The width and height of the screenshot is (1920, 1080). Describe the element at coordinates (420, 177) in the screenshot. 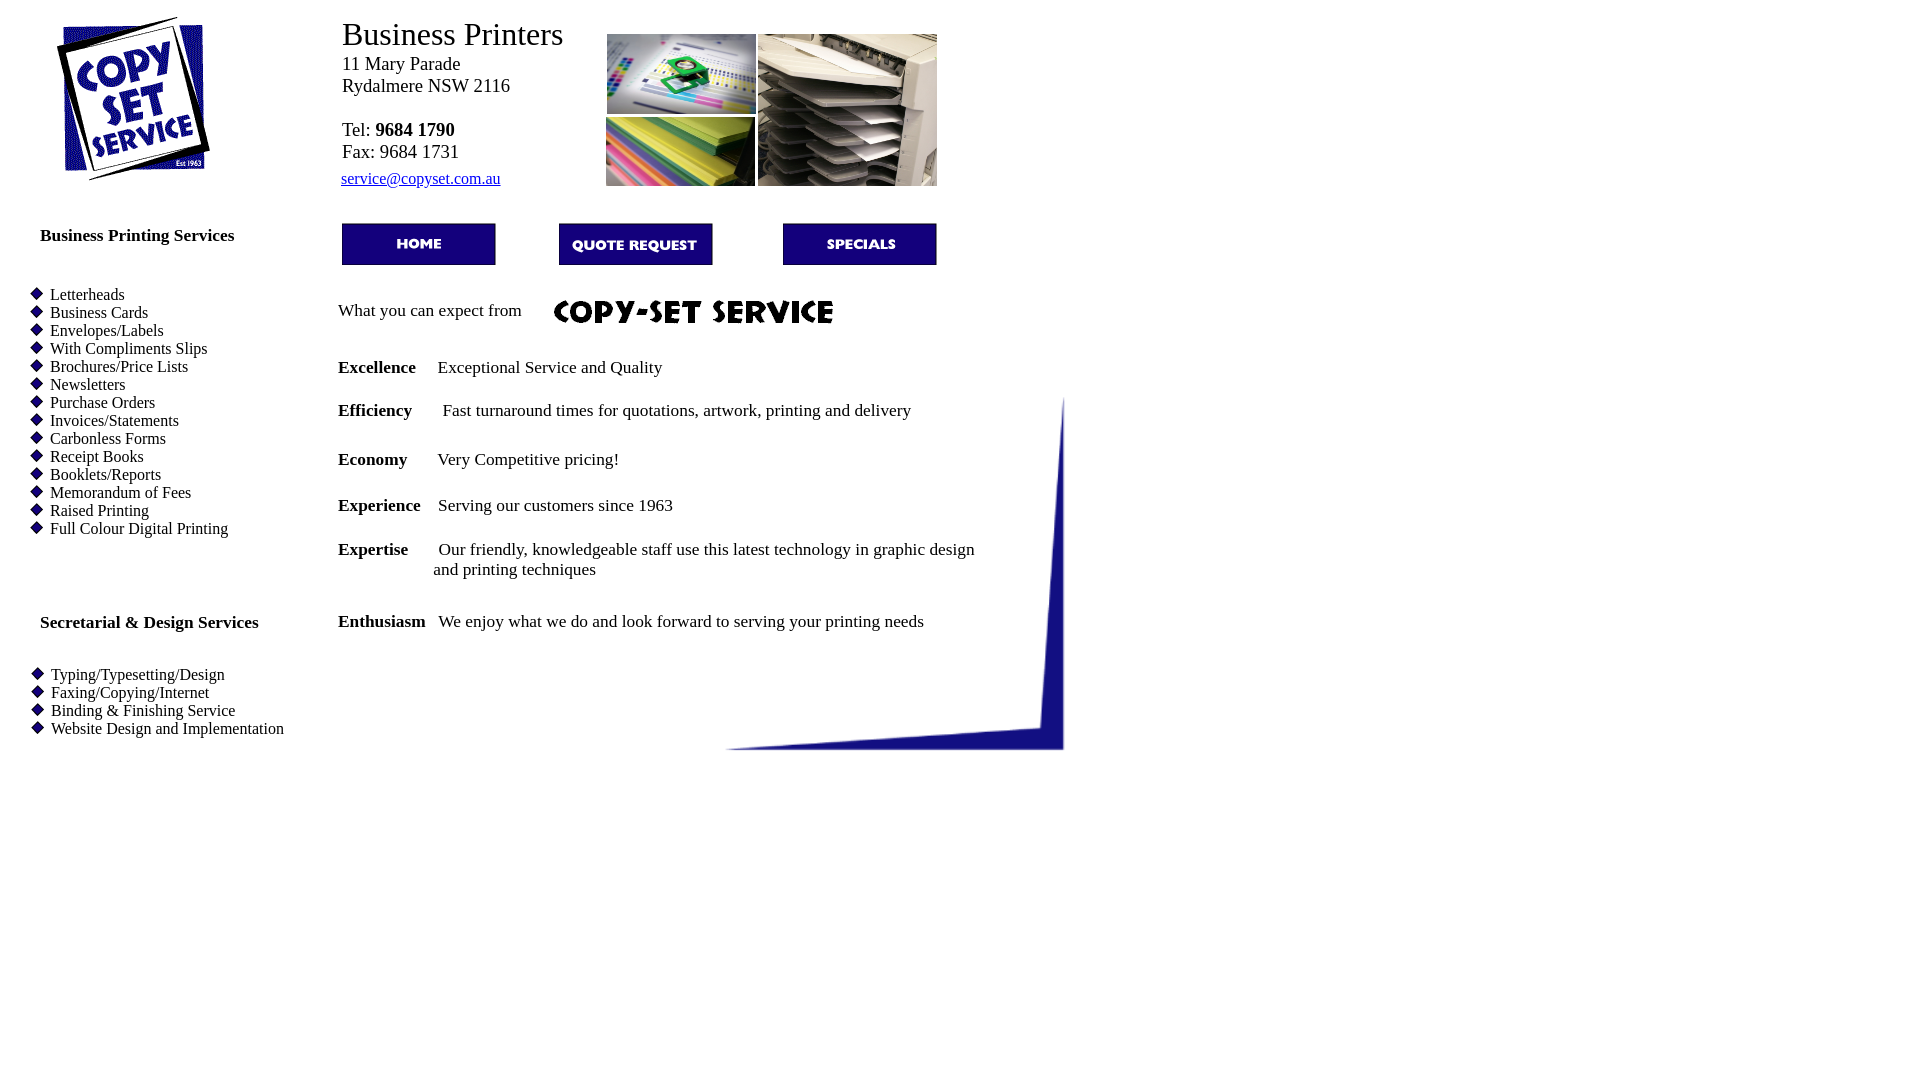

I see `'service@copyset.com.au'` at that location.